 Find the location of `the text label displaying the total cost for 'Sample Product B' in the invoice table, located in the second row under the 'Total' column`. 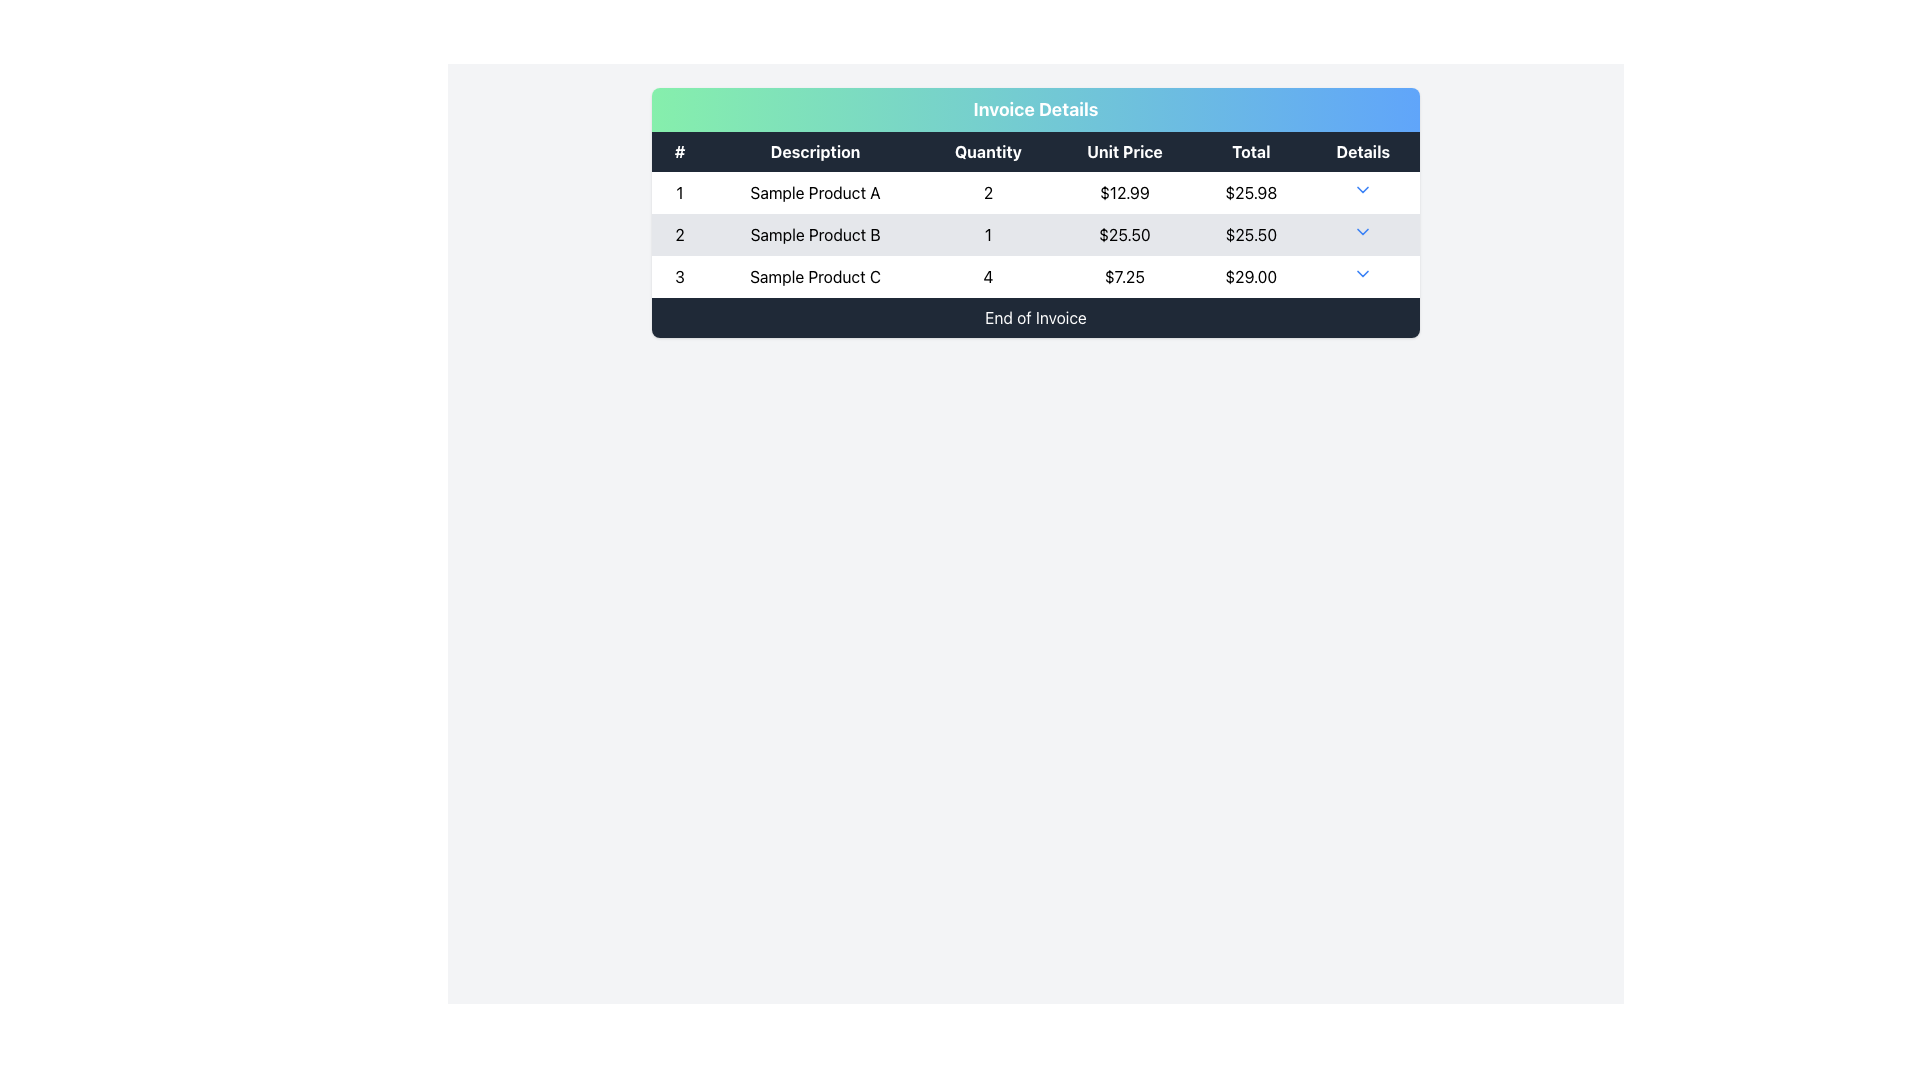

the text label displaying the total cost for 'Sample Product B' in the invoice table, located in the second row under the 'Total' column is located at coordinates (1250, 234).